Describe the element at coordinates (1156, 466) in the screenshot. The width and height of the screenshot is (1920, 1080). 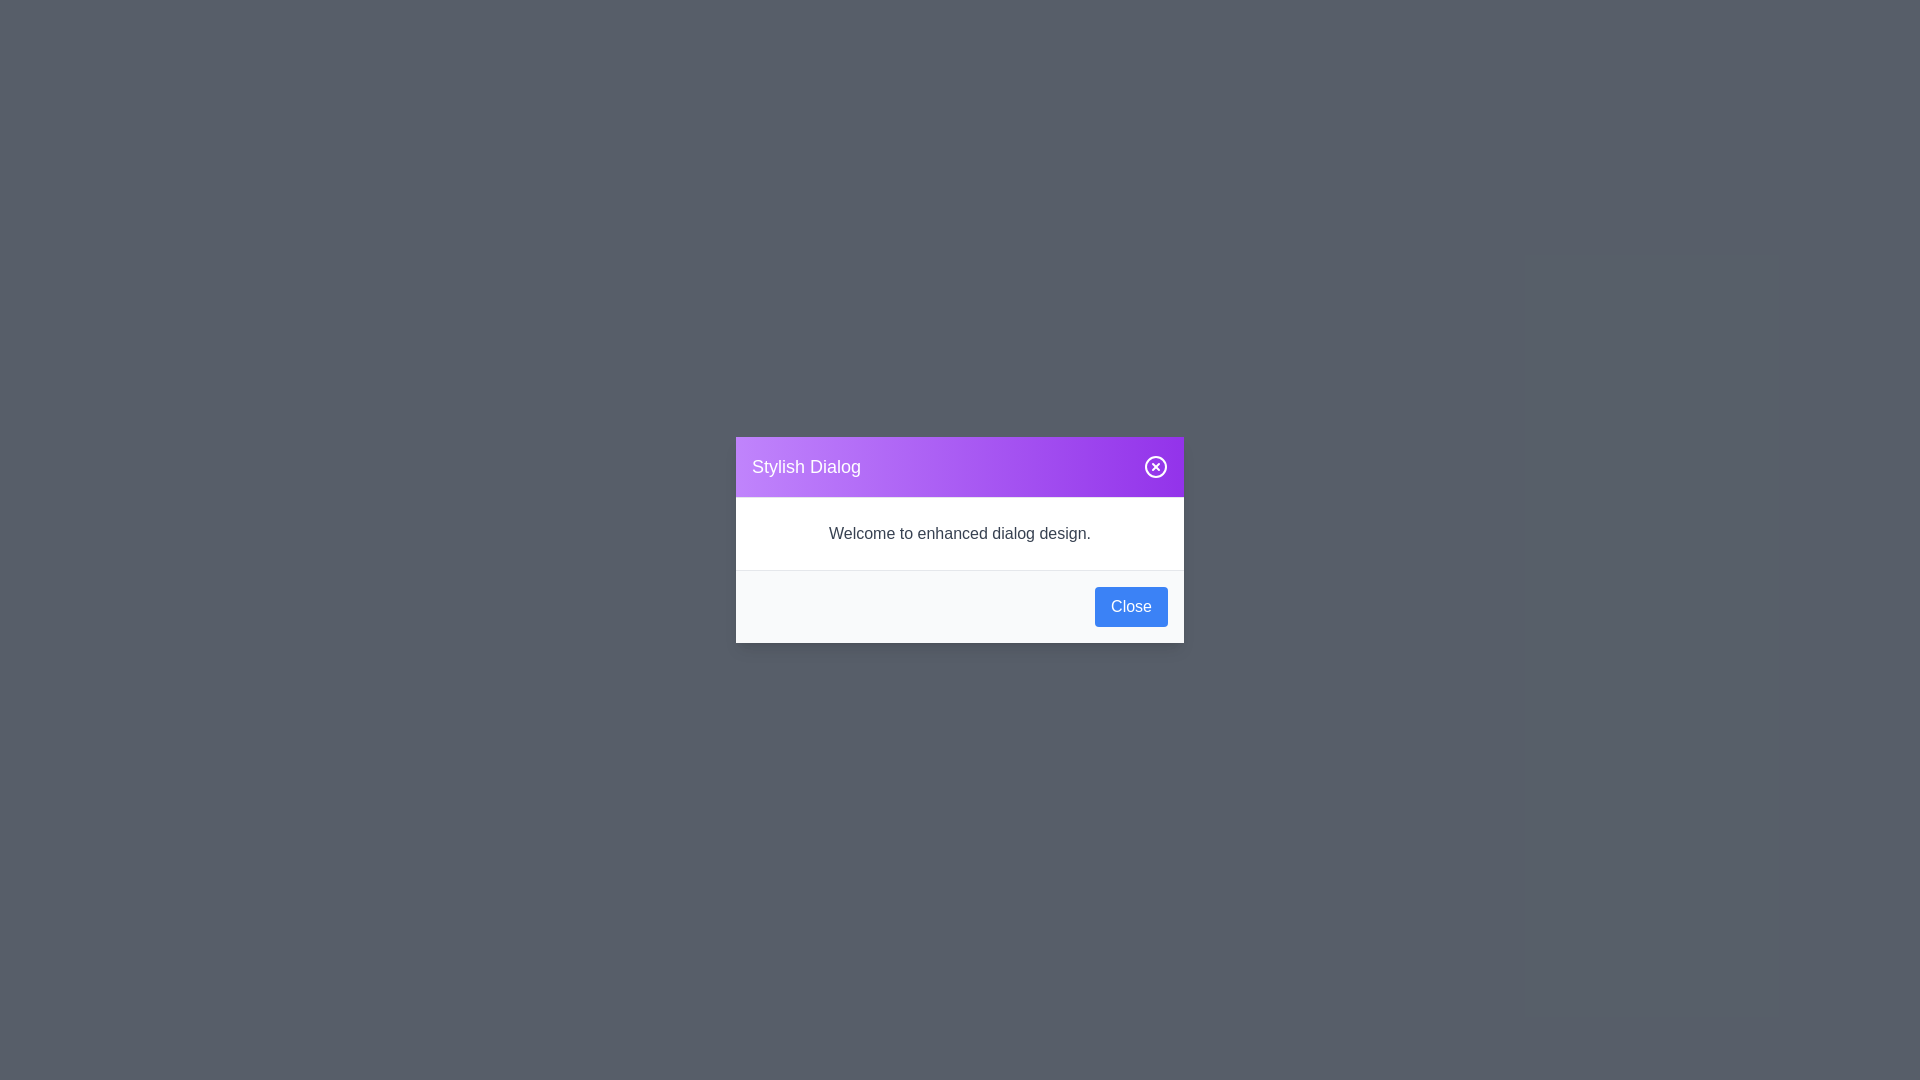
I see `the circular close button with a white border and 'X' shape on the purple background in the header of the 'Stylish Dialog'` at that location.